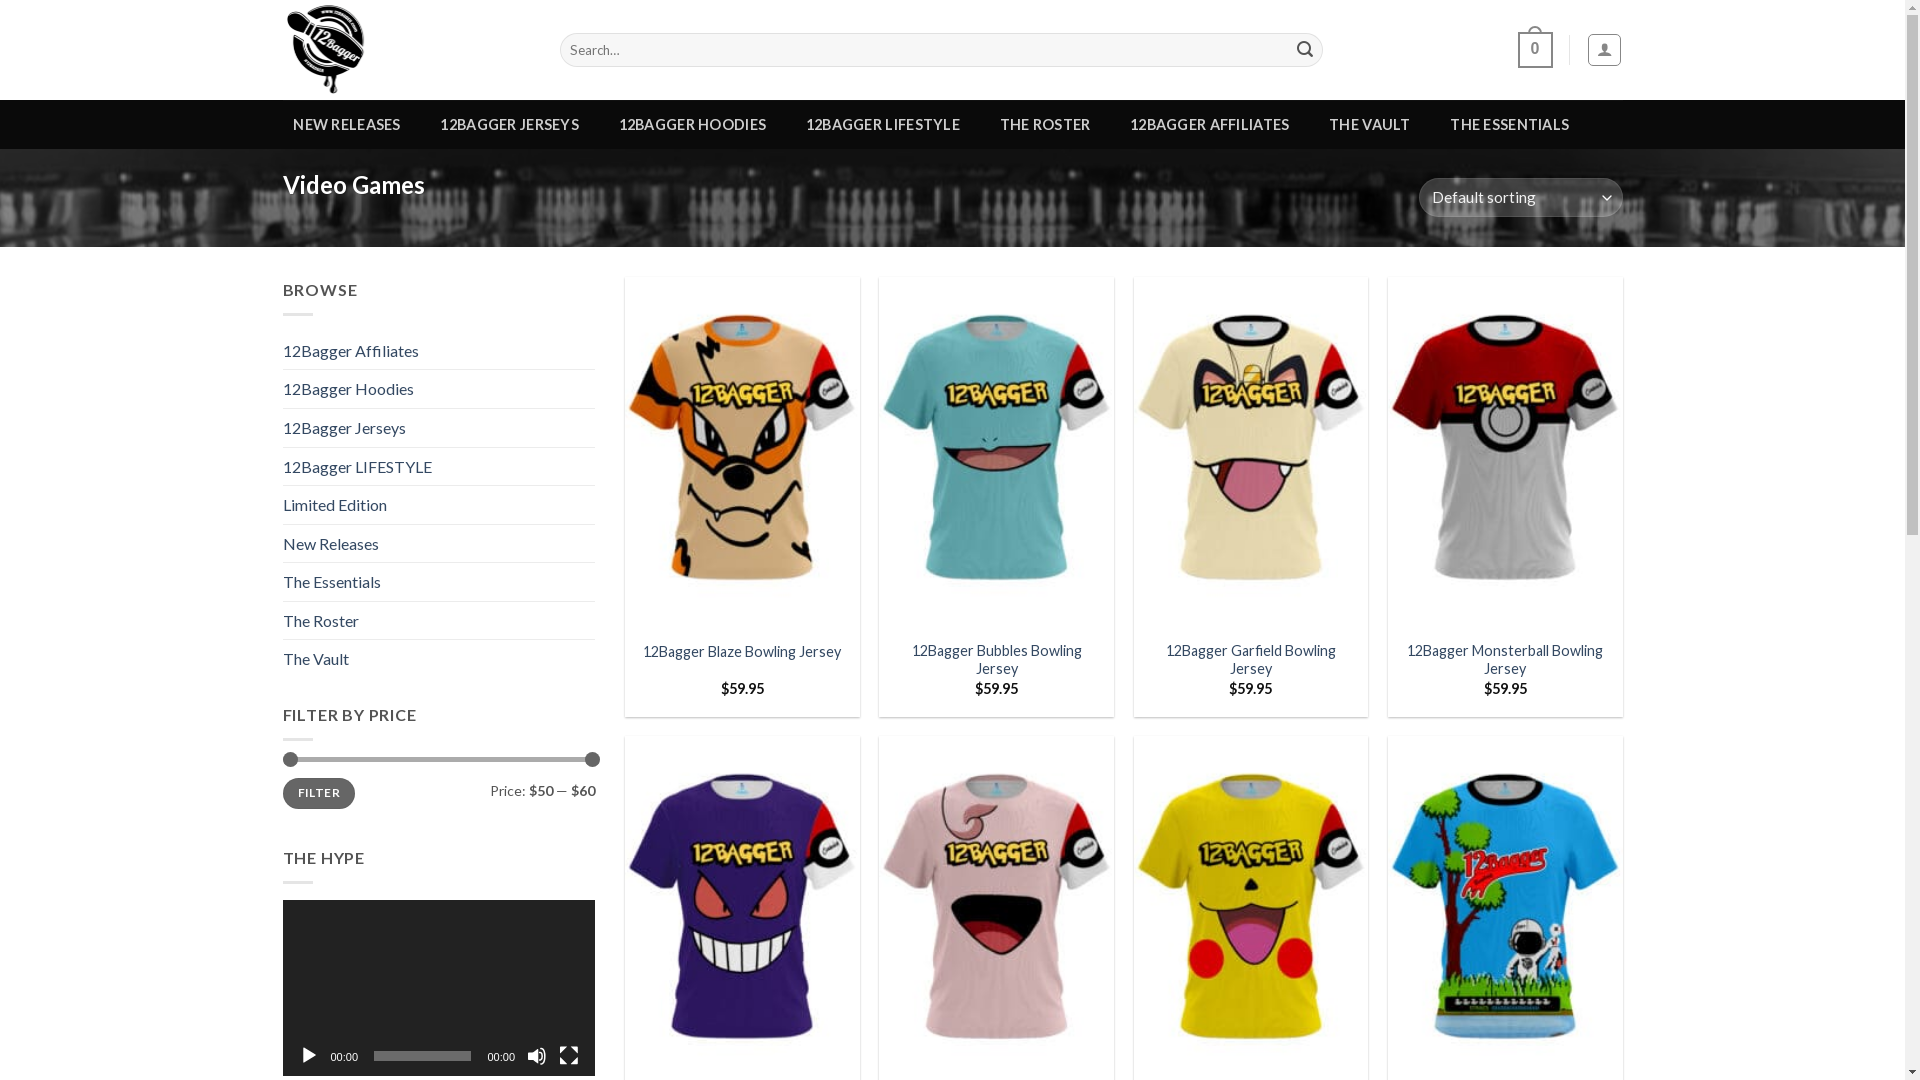 The height and width of the screenshot is (1080, 1920). What do you see at coordinates (996, 660) in the screenshot?
I see `'12Bagger Bubbles Bowling Jersey'` at bounding box center [996, 660].